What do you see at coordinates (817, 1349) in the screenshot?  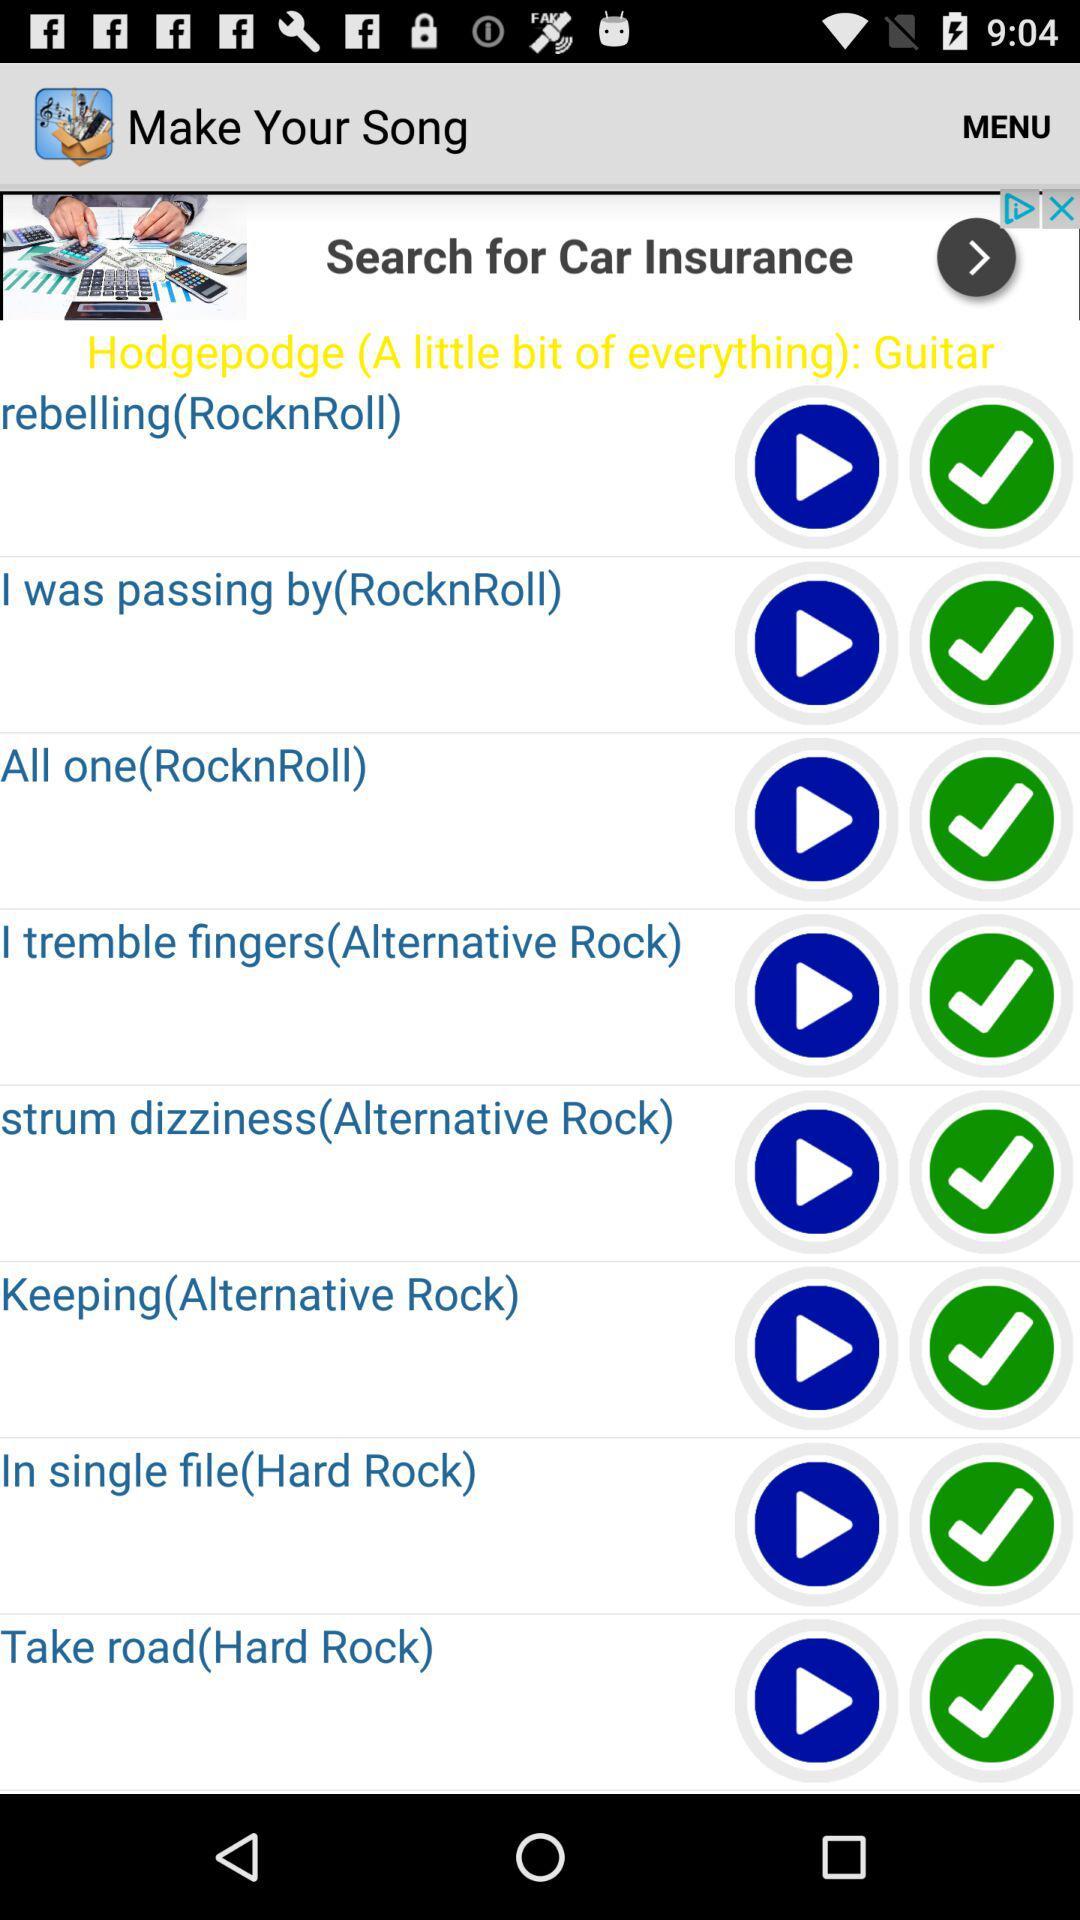 I see `song` at bounding box center [817, 1349].